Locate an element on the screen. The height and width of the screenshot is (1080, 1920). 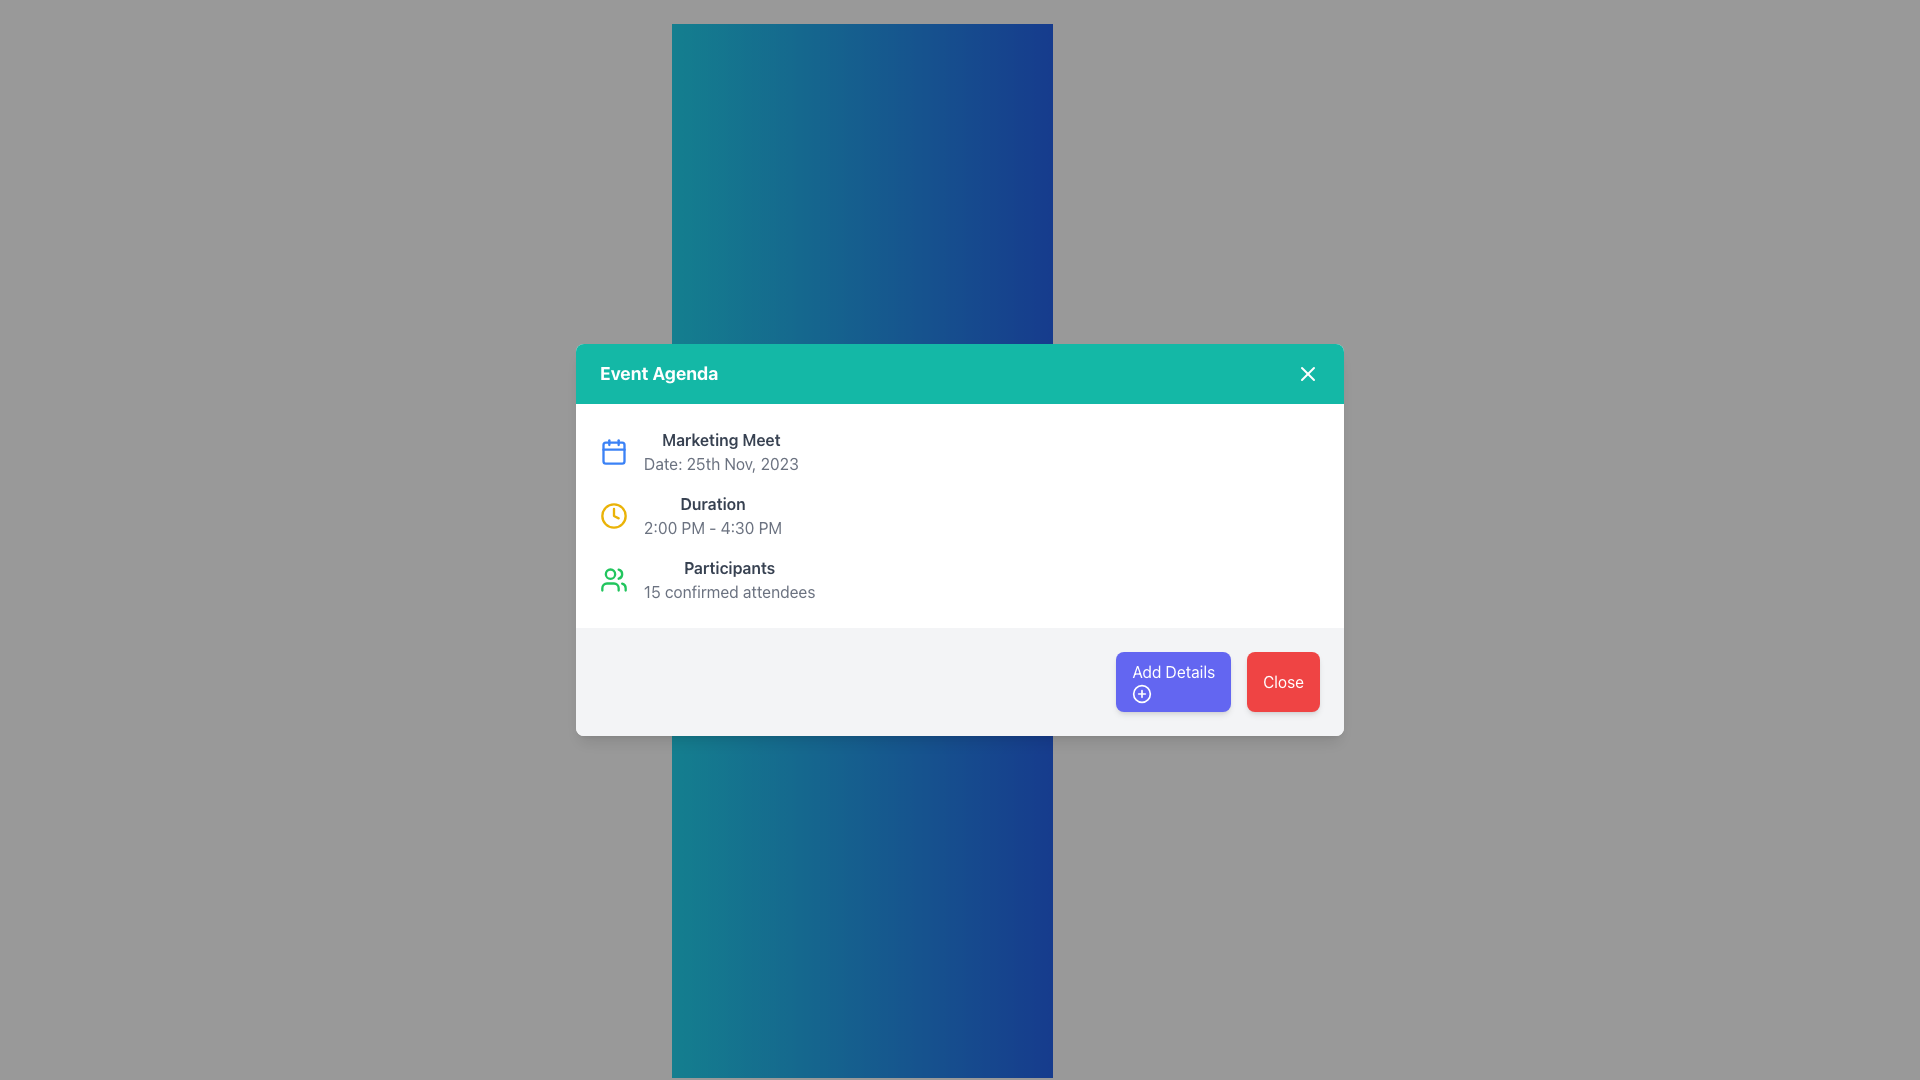
the small square button with an 'X' mark on a teal-colored background is located at coordinates (1308, 374).